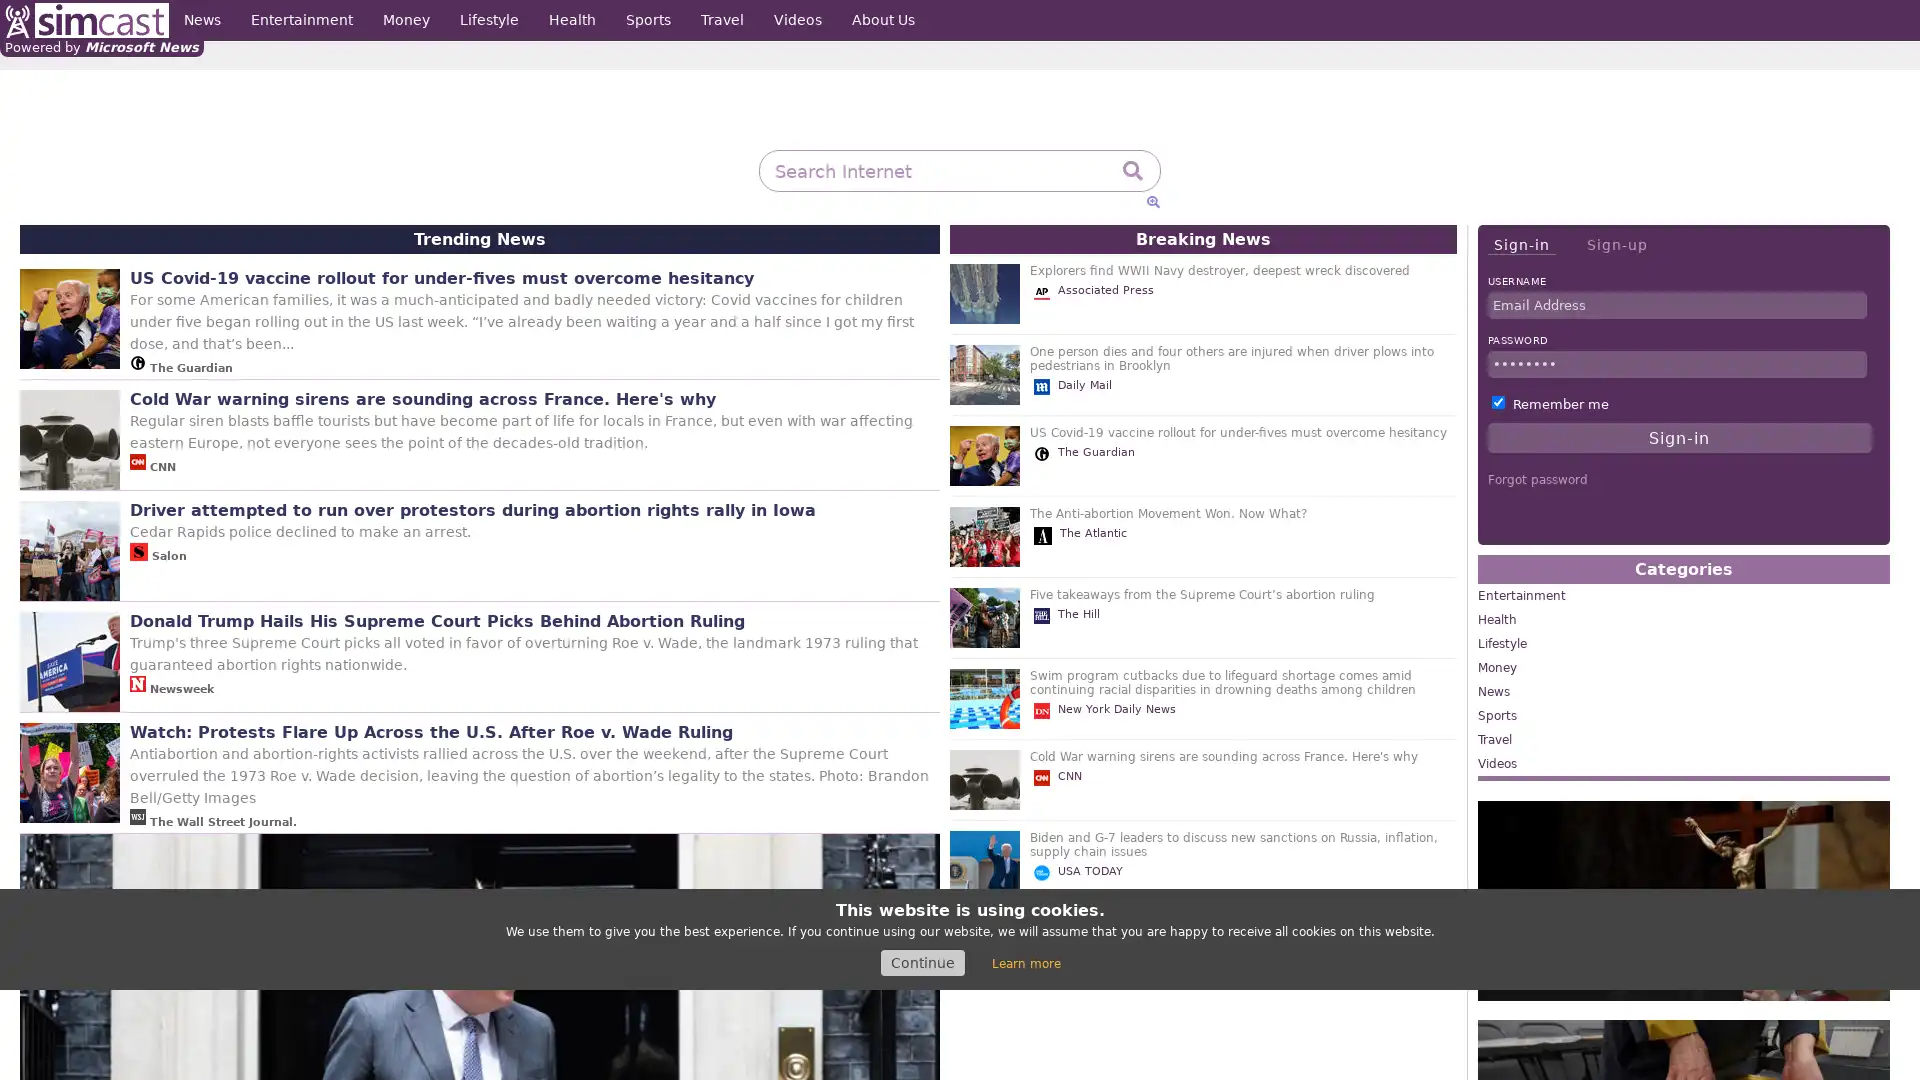 This screenshot has height=1080, width=1920. Describe the element at coordinates (1616, 244) in the screenshot. I see `Sign-up` at that location.